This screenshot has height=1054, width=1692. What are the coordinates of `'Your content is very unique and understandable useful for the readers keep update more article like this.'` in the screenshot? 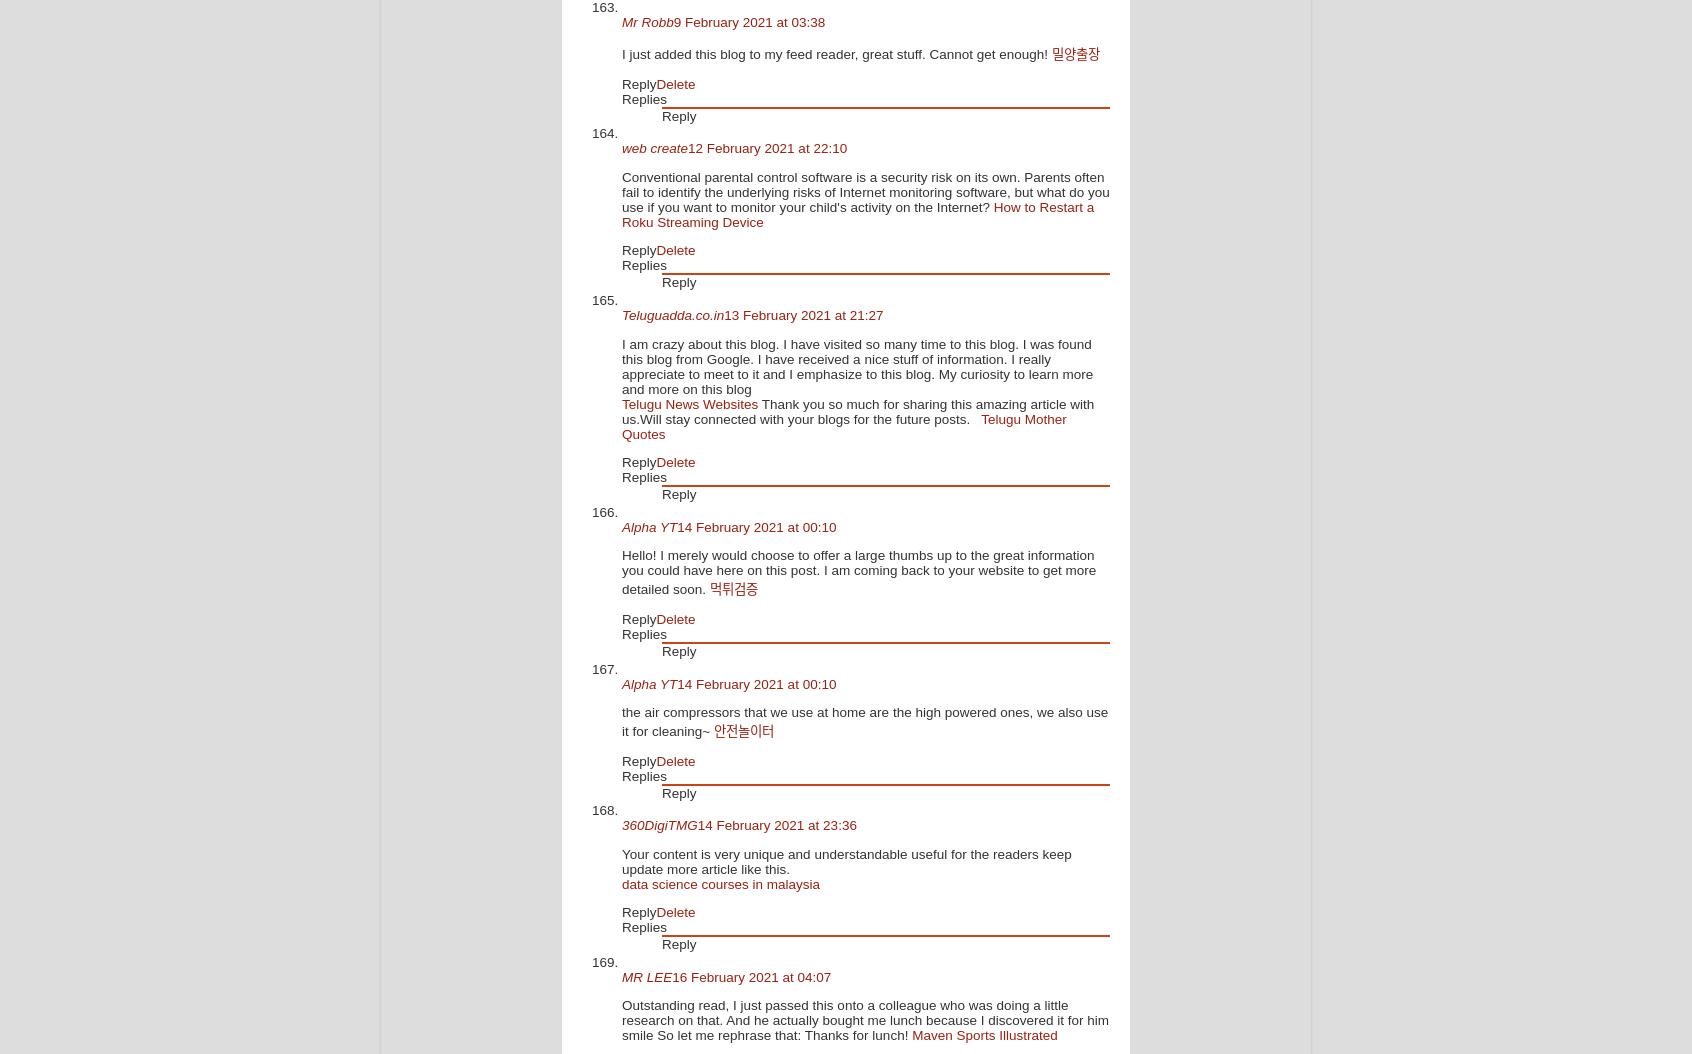 It's located at (846, 861).